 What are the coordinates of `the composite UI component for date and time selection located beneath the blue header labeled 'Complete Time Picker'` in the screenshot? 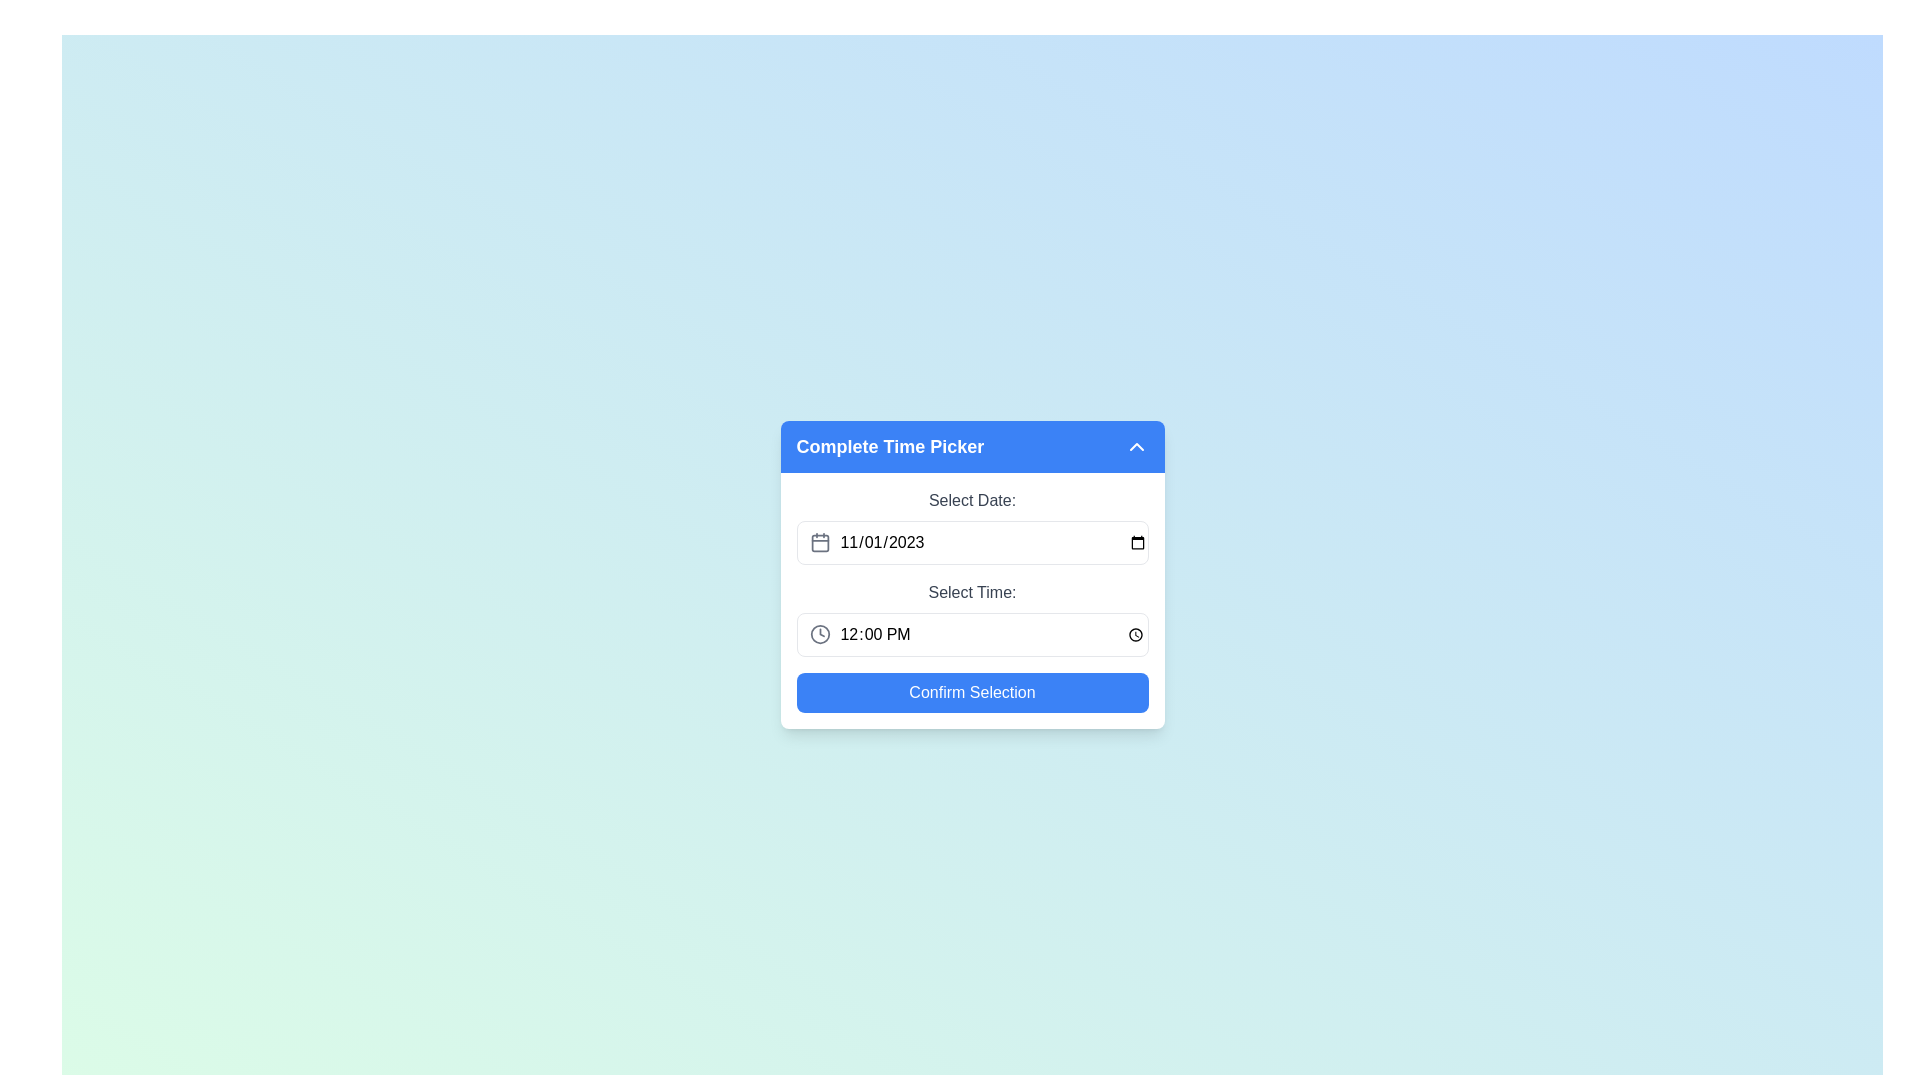 It's located at (972, 600).